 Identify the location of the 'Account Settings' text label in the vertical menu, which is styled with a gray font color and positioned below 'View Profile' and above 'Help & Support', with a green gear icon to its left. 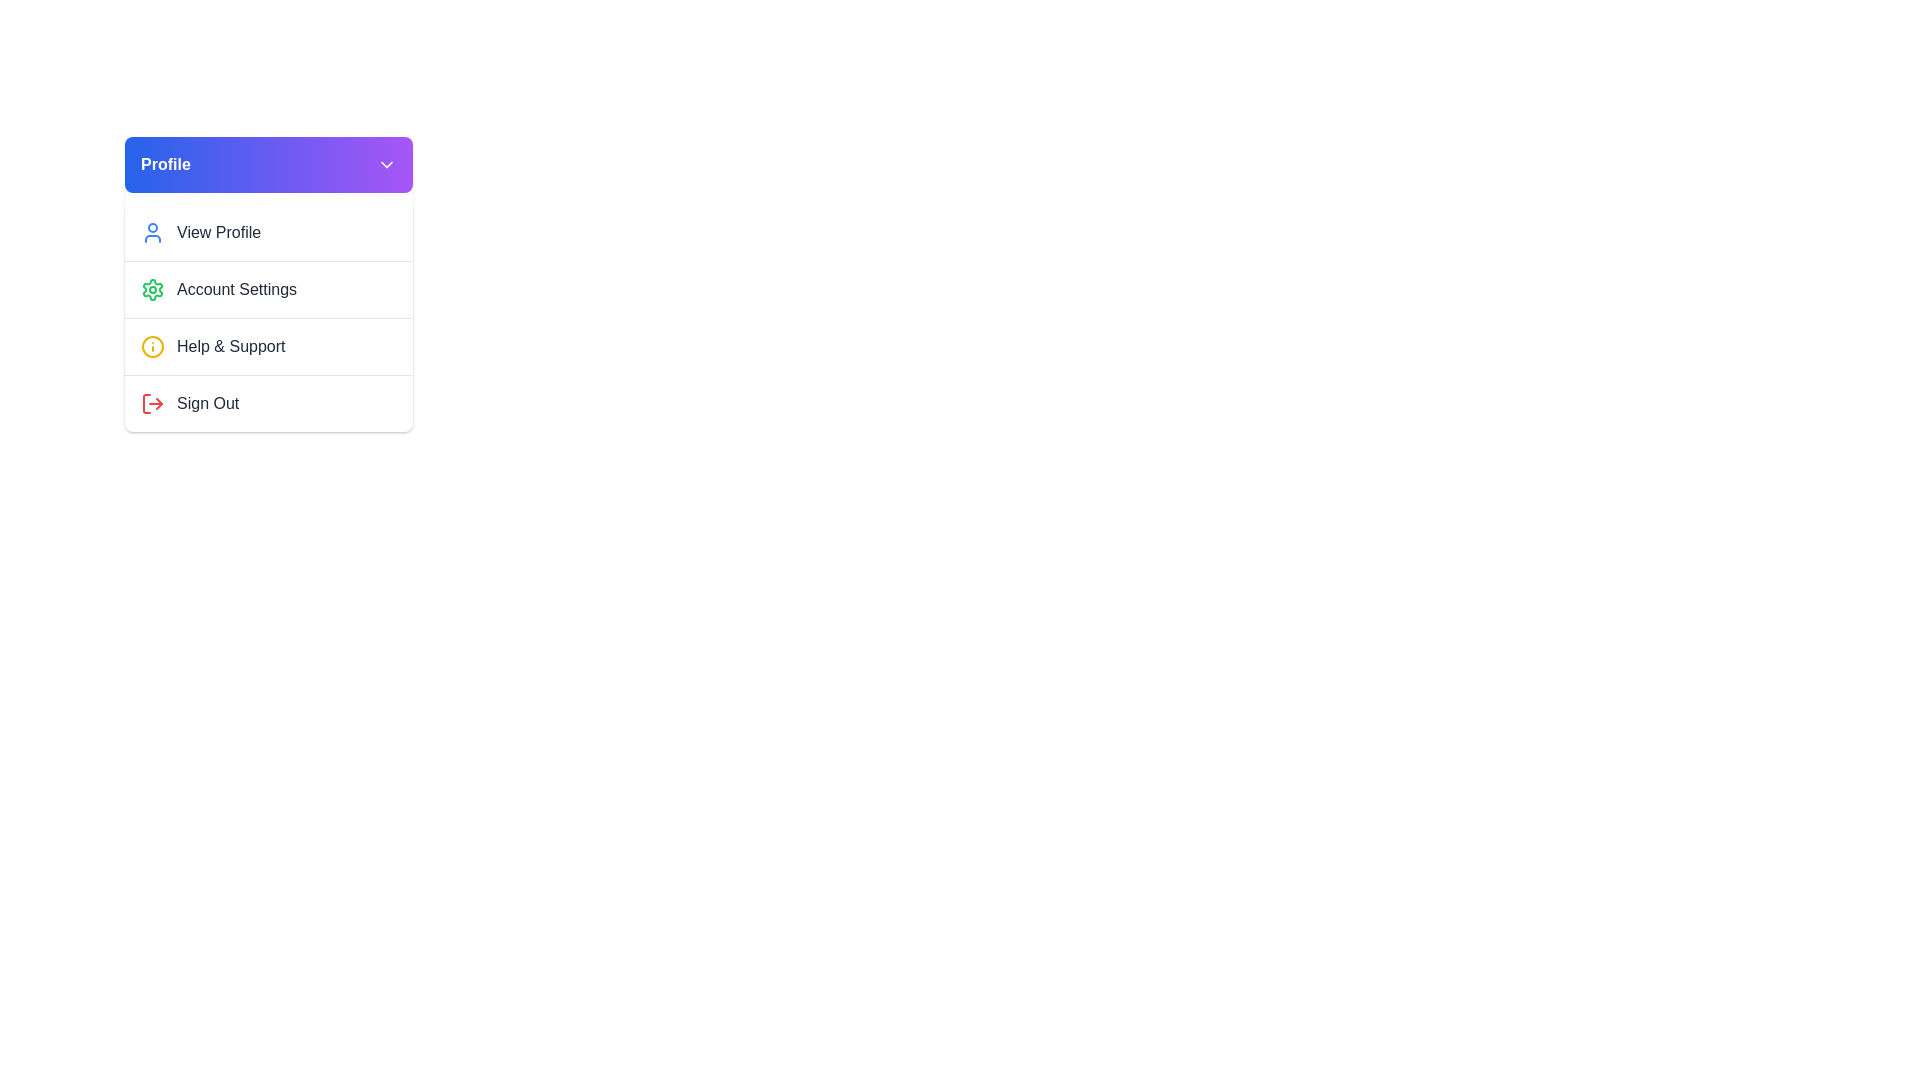
(237, 289).